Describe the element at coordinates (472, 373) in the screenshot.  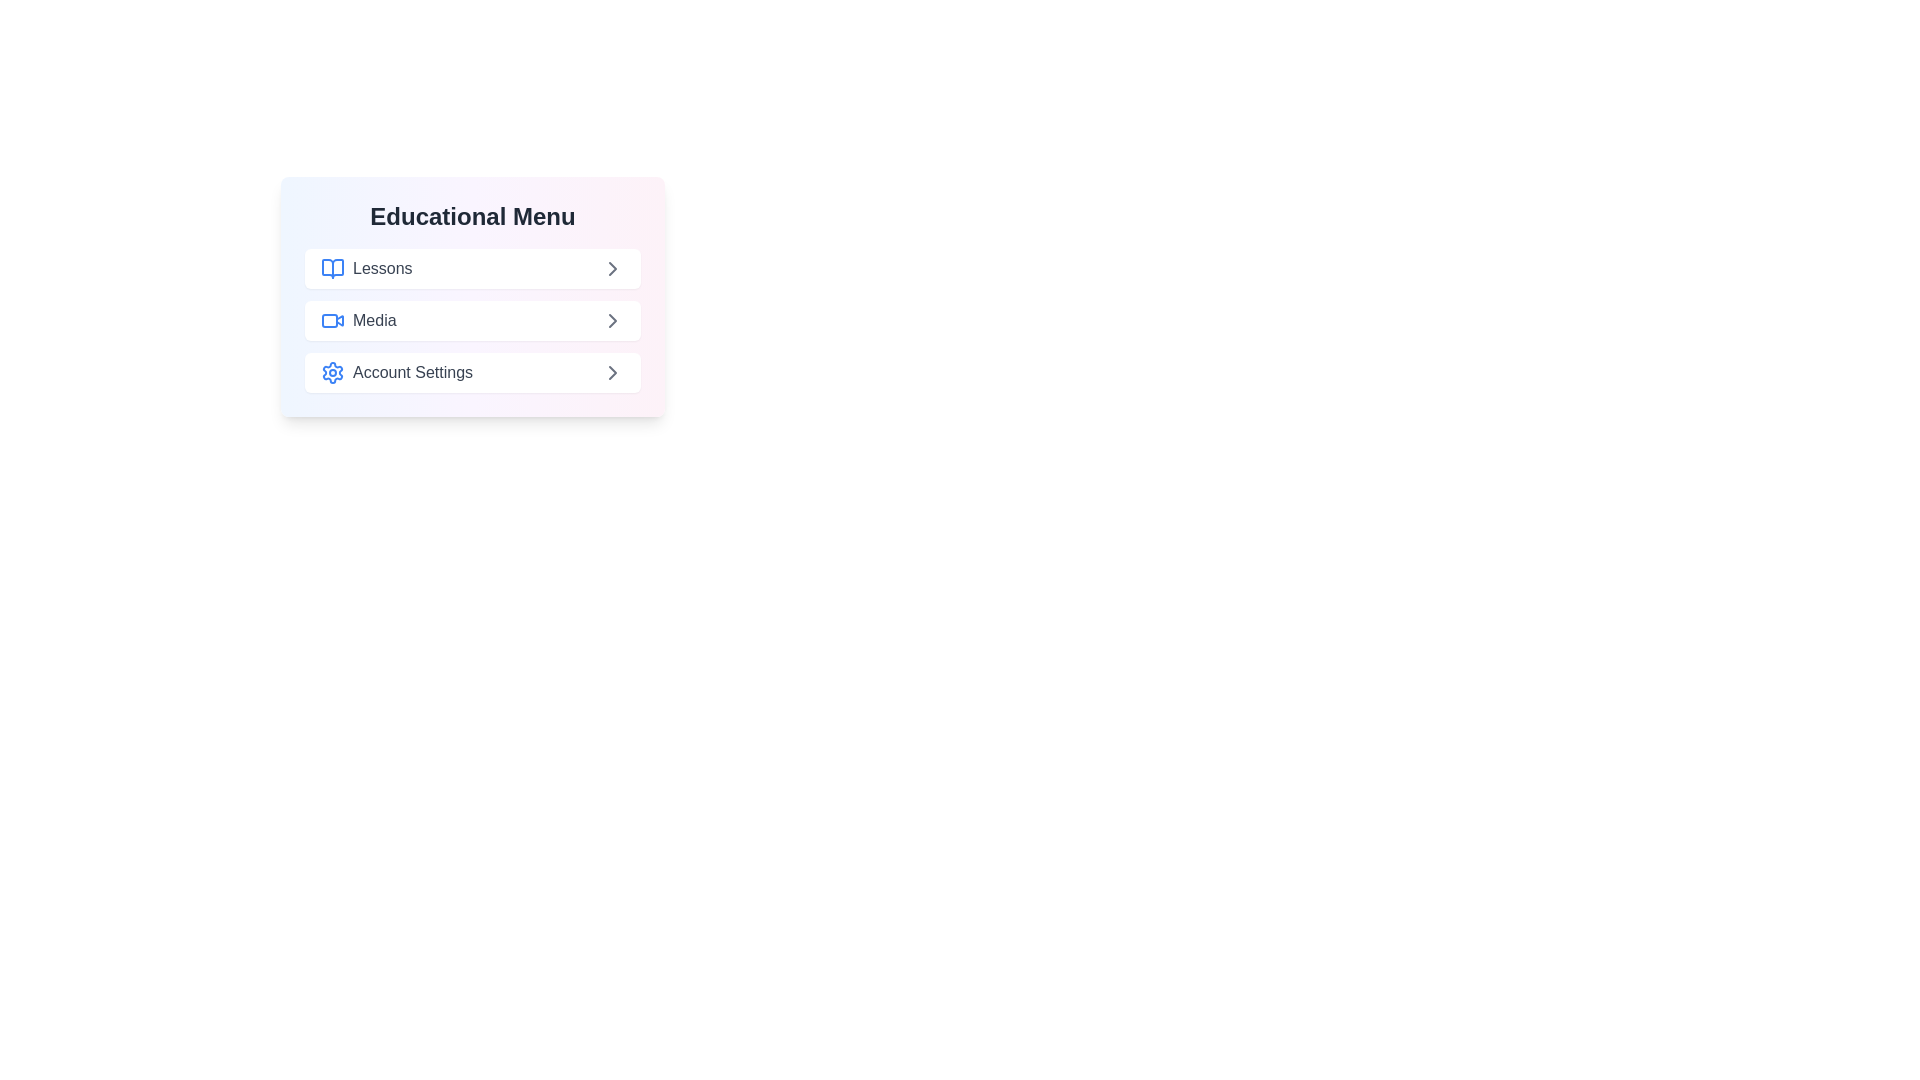
I see `the third menu item in the 'Educational Menu' that accesses account settings, located below 'Lessons' and 'Media'` at that location.